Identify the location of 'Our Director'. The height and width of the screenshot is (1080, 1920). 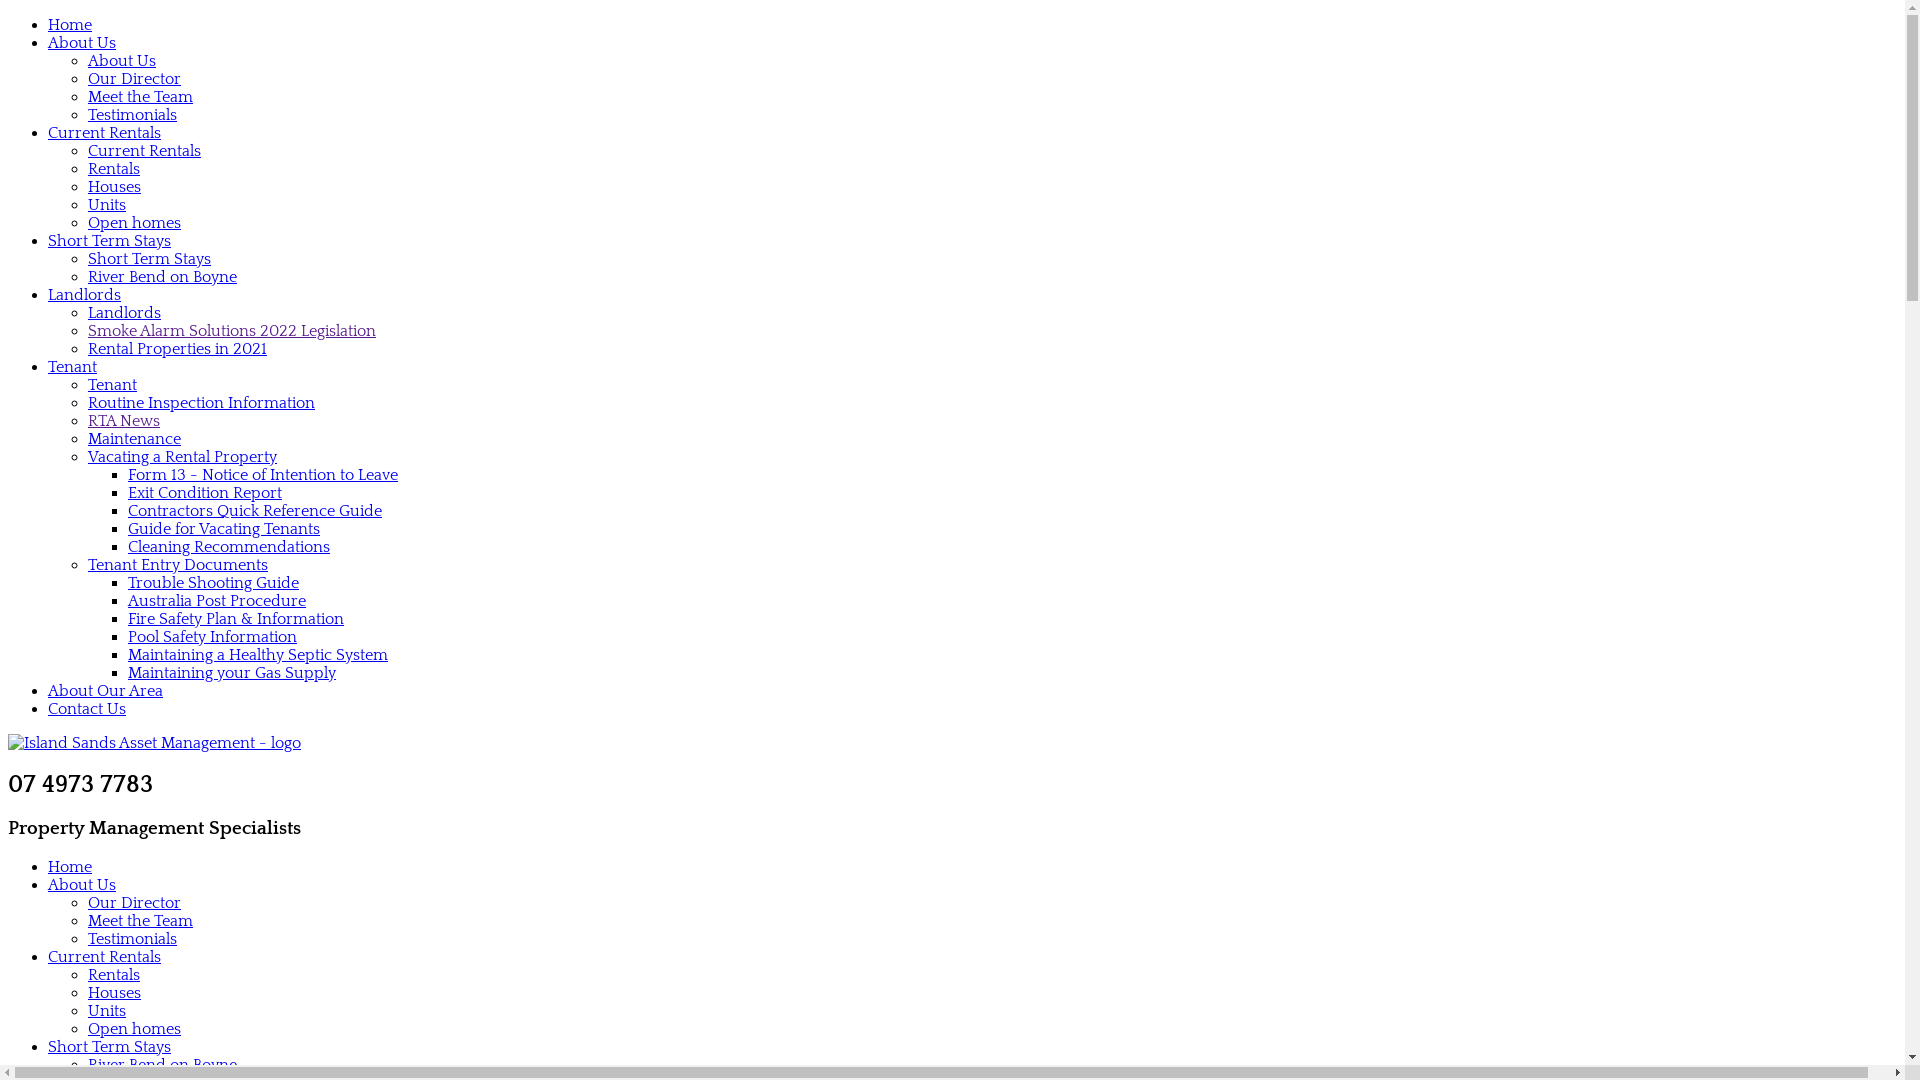
(133, 902).